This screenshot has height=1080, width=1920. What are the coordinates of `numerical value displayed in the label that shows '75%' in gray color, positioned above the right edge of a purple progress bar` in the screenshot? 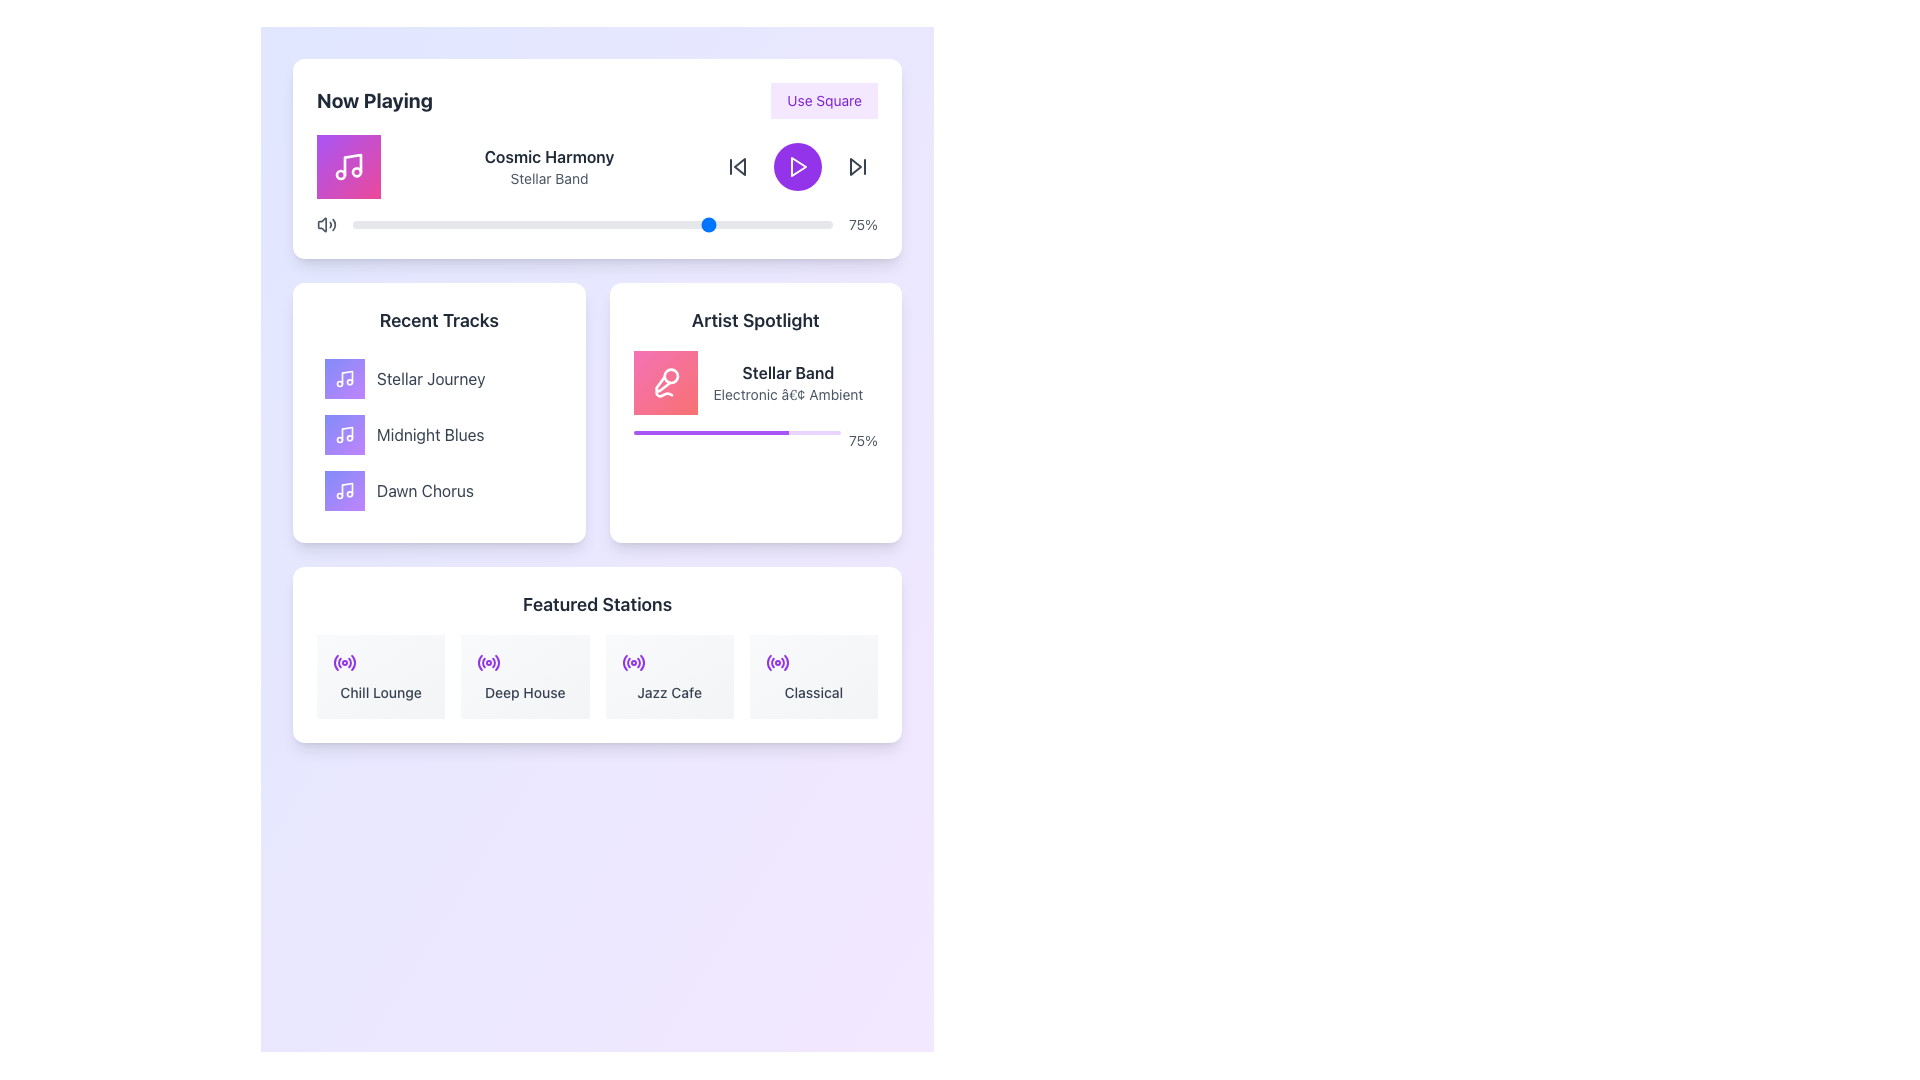 It's located at (863, 439).